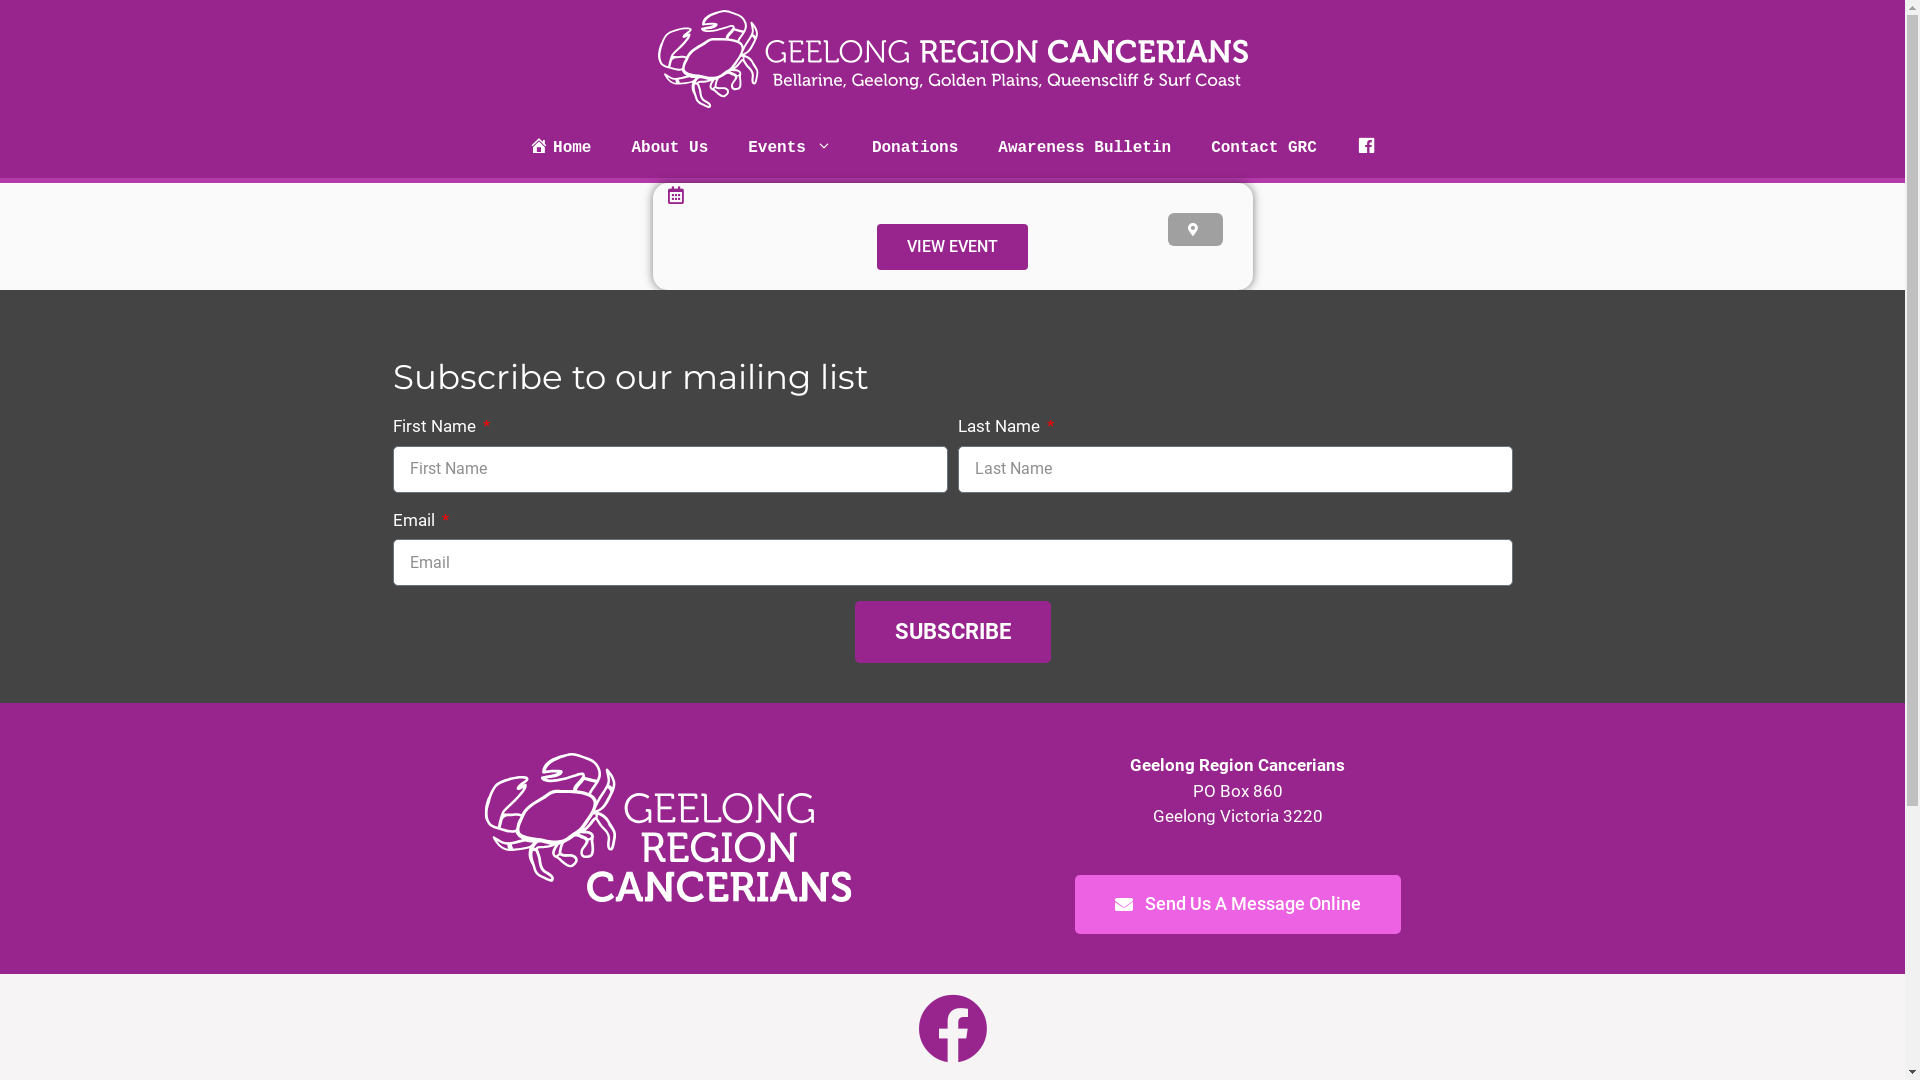 This screenshot has height=1080, width=1920. Describe the element at coordinates (789, 146) in the screenshot. I see `'Events'` at that location.